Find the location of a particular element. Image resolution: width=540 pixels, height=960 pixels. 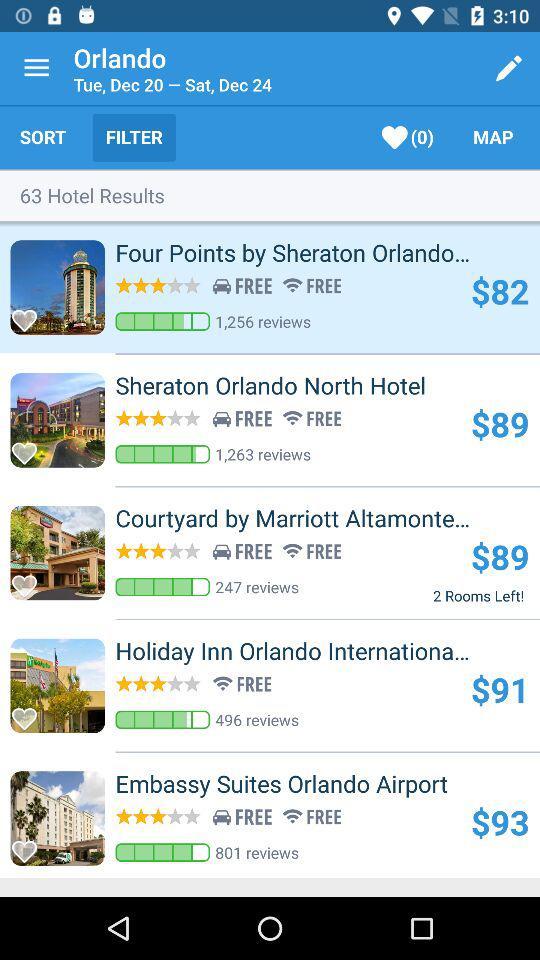

this rental is located at coordinates (29, 315).